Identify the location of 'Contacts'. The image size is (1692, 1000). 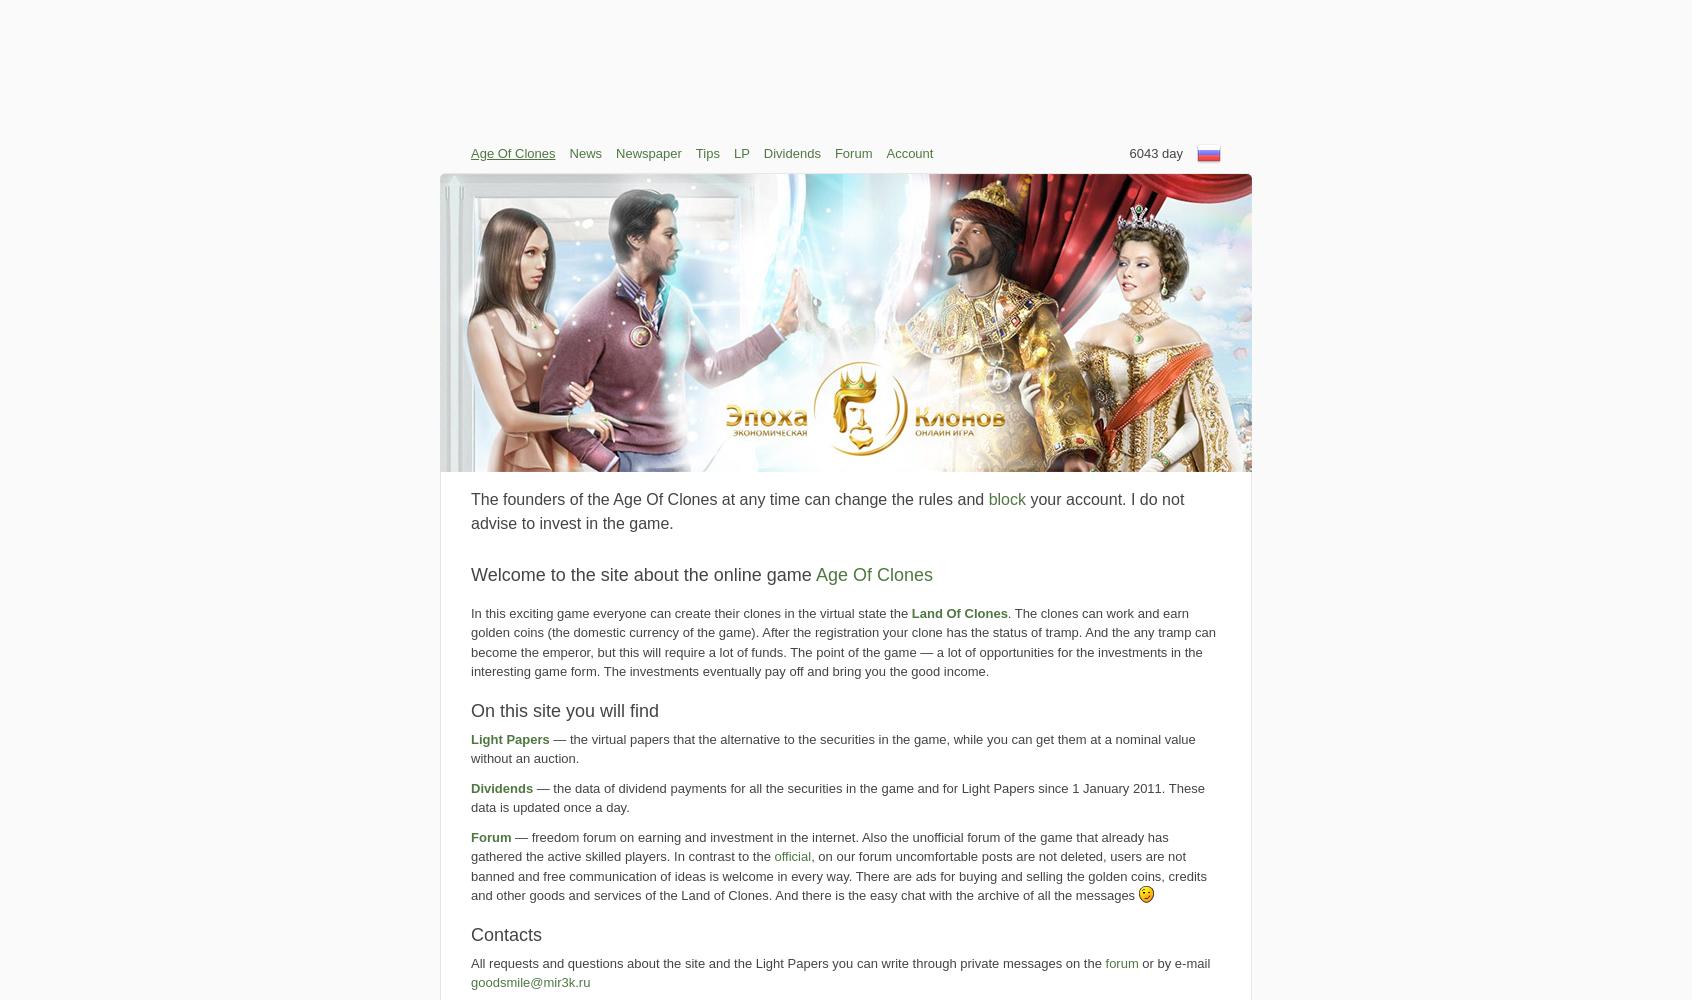
(506, 934).